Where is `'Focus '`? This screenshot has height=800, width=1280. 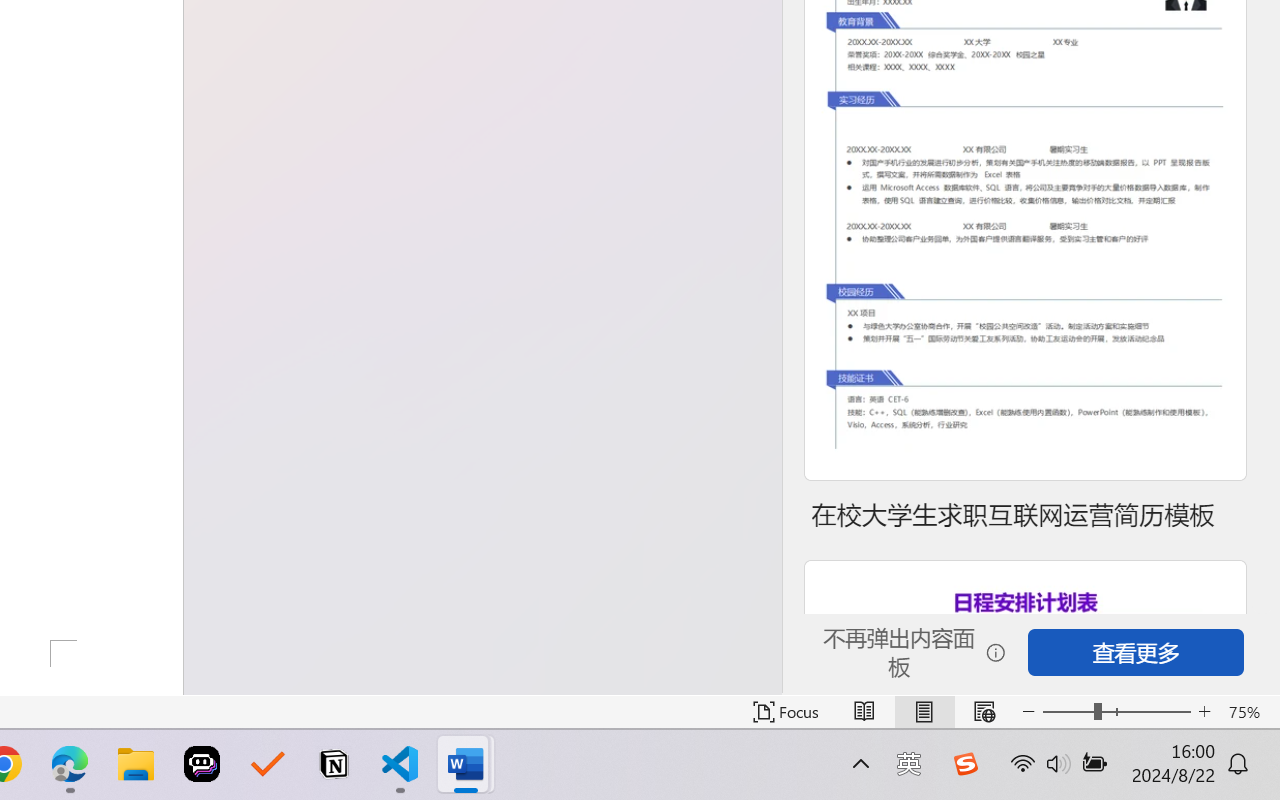 'Focus ' is located at coordinates (785, 711).